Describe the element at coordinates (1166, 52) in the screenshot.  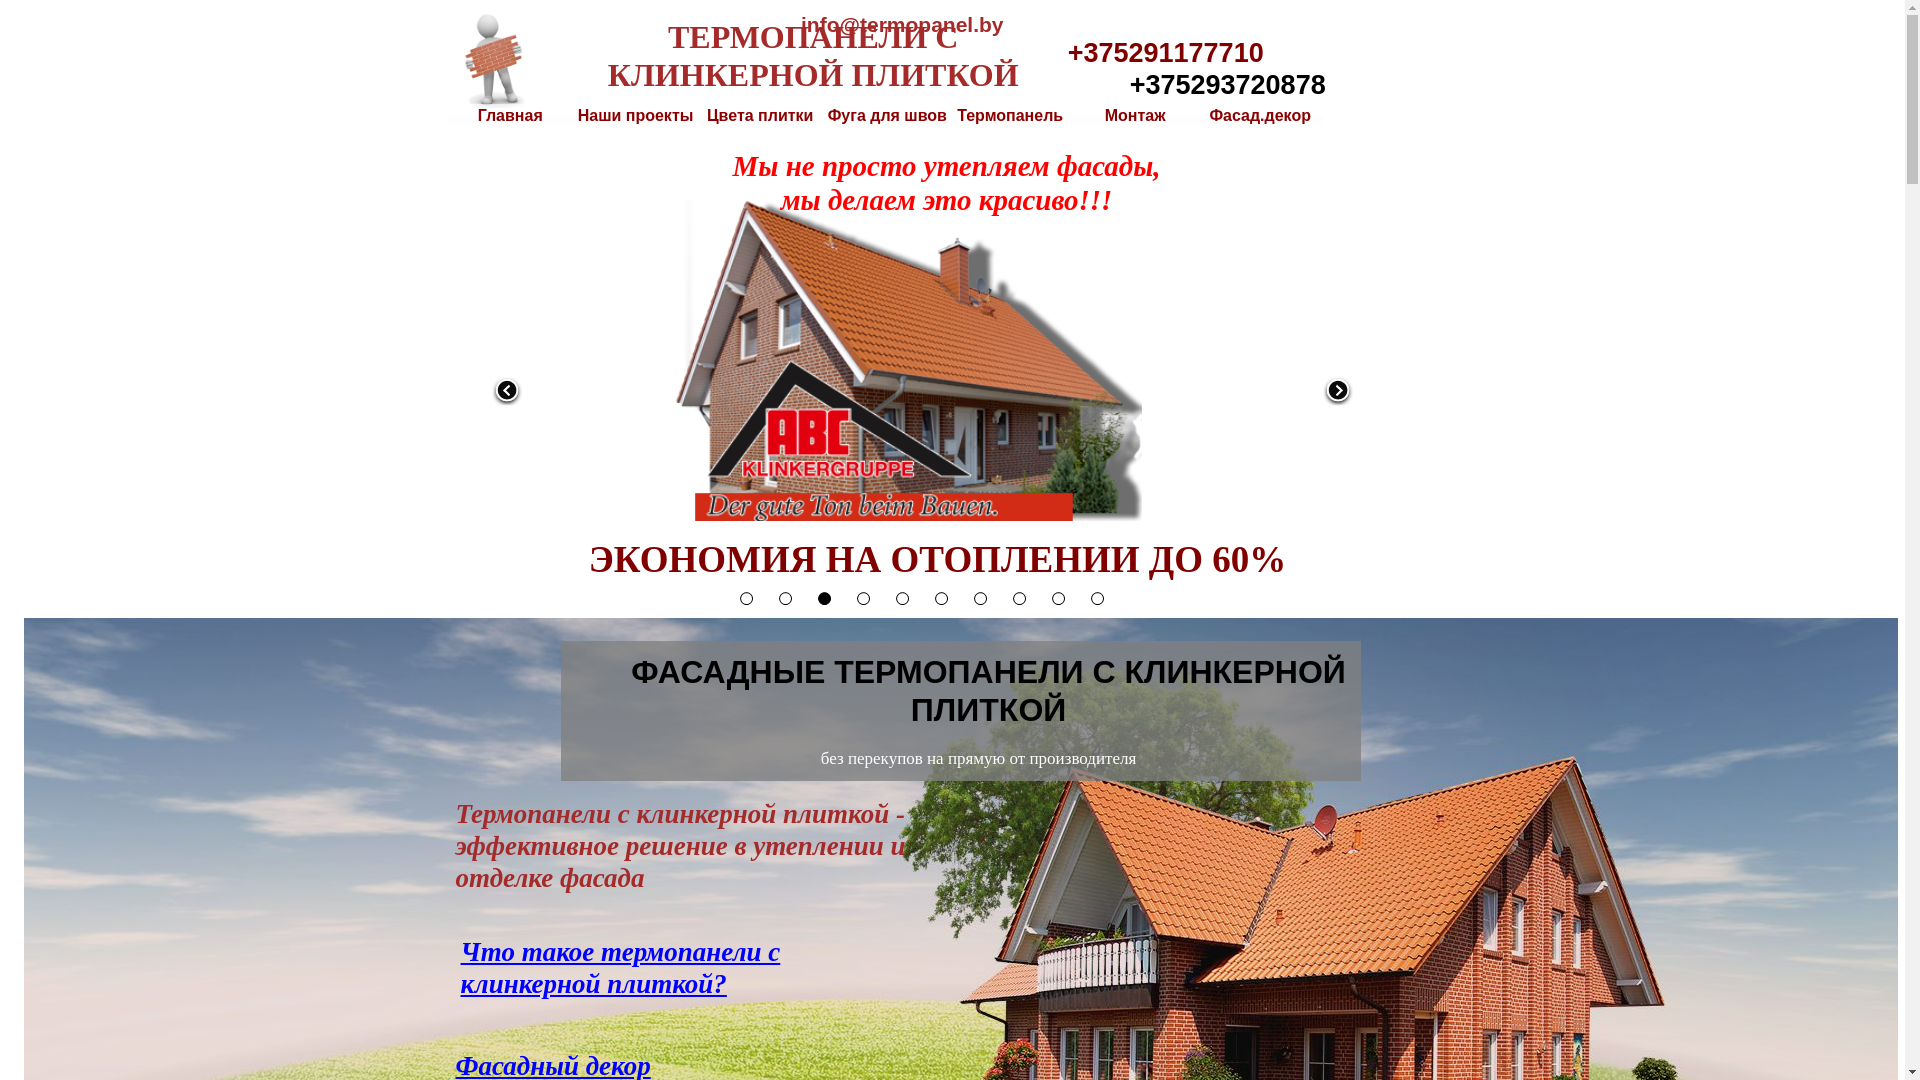
I see `'+375291177710'` at that location.